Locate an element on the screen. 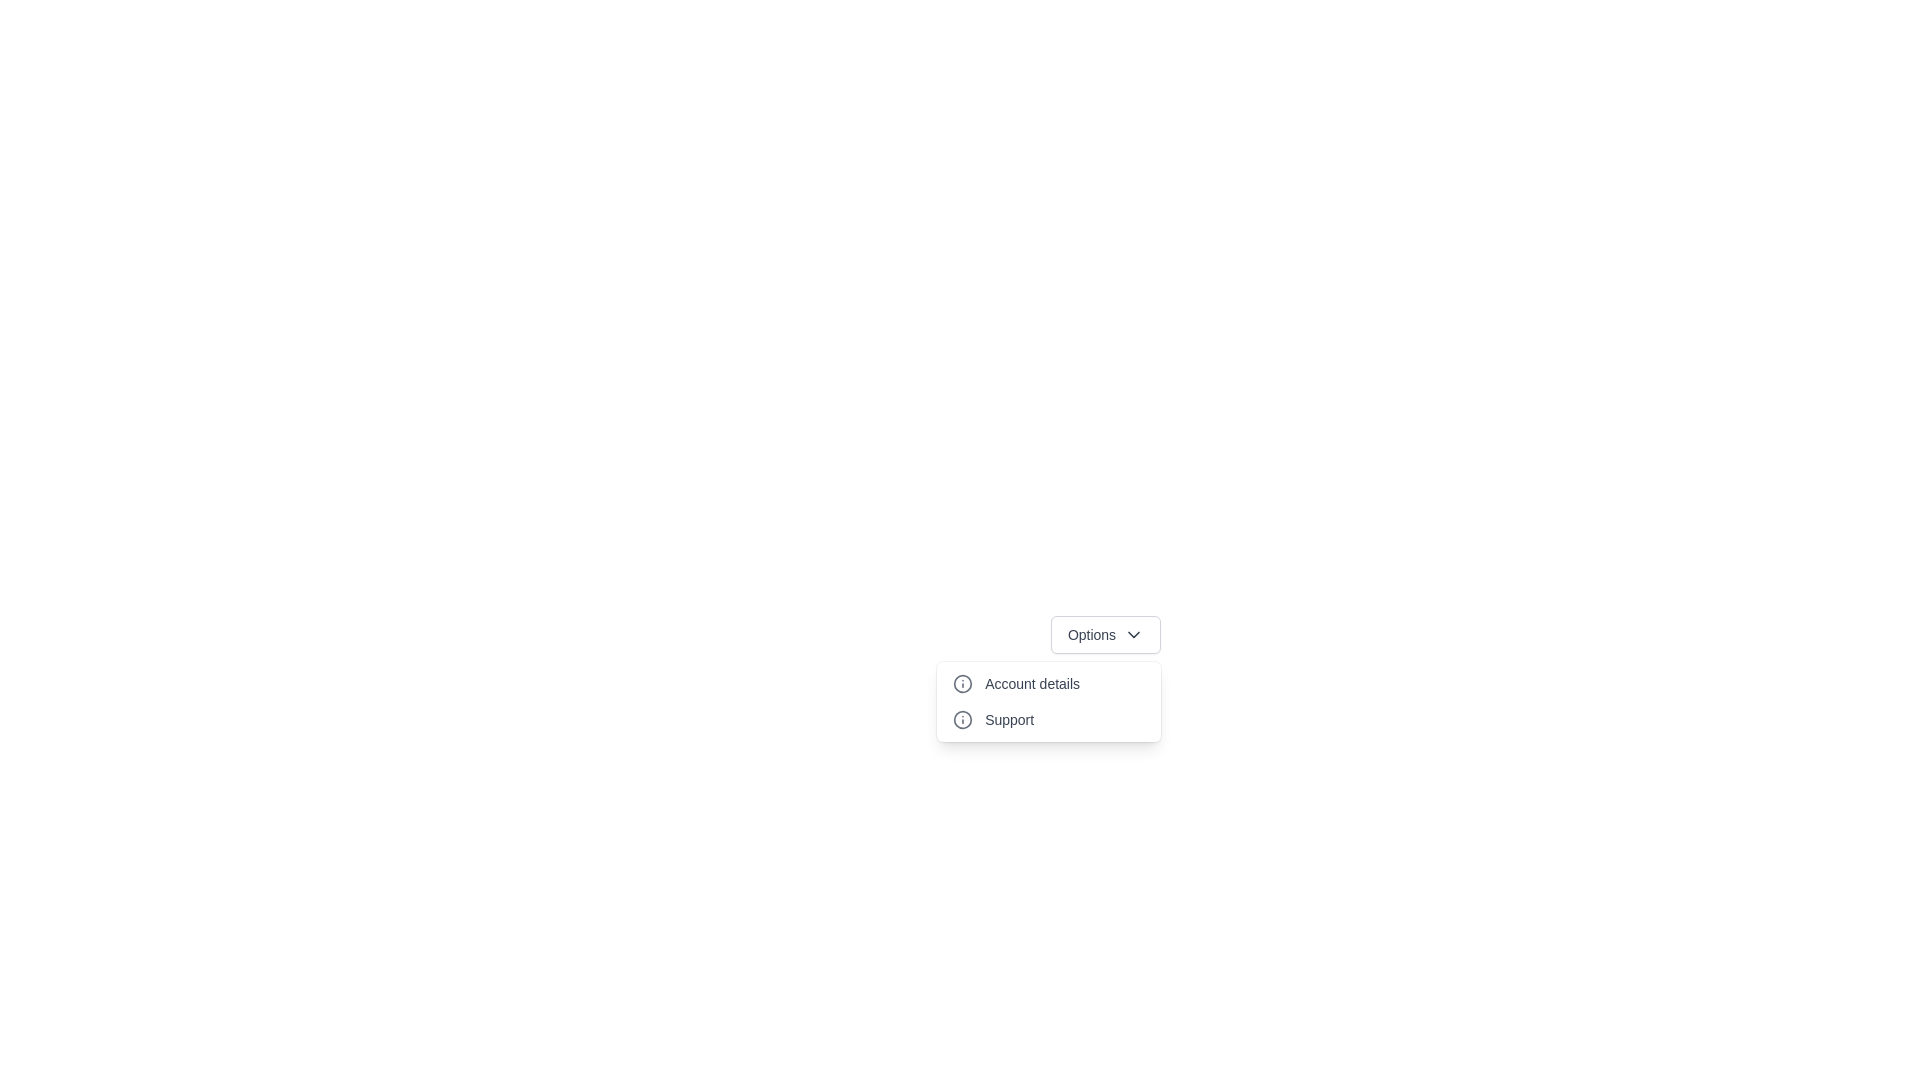  the 'Options' button, which is a rectangular button with a light gray border and grayish-blue text is located at coordinates (1104, 635).